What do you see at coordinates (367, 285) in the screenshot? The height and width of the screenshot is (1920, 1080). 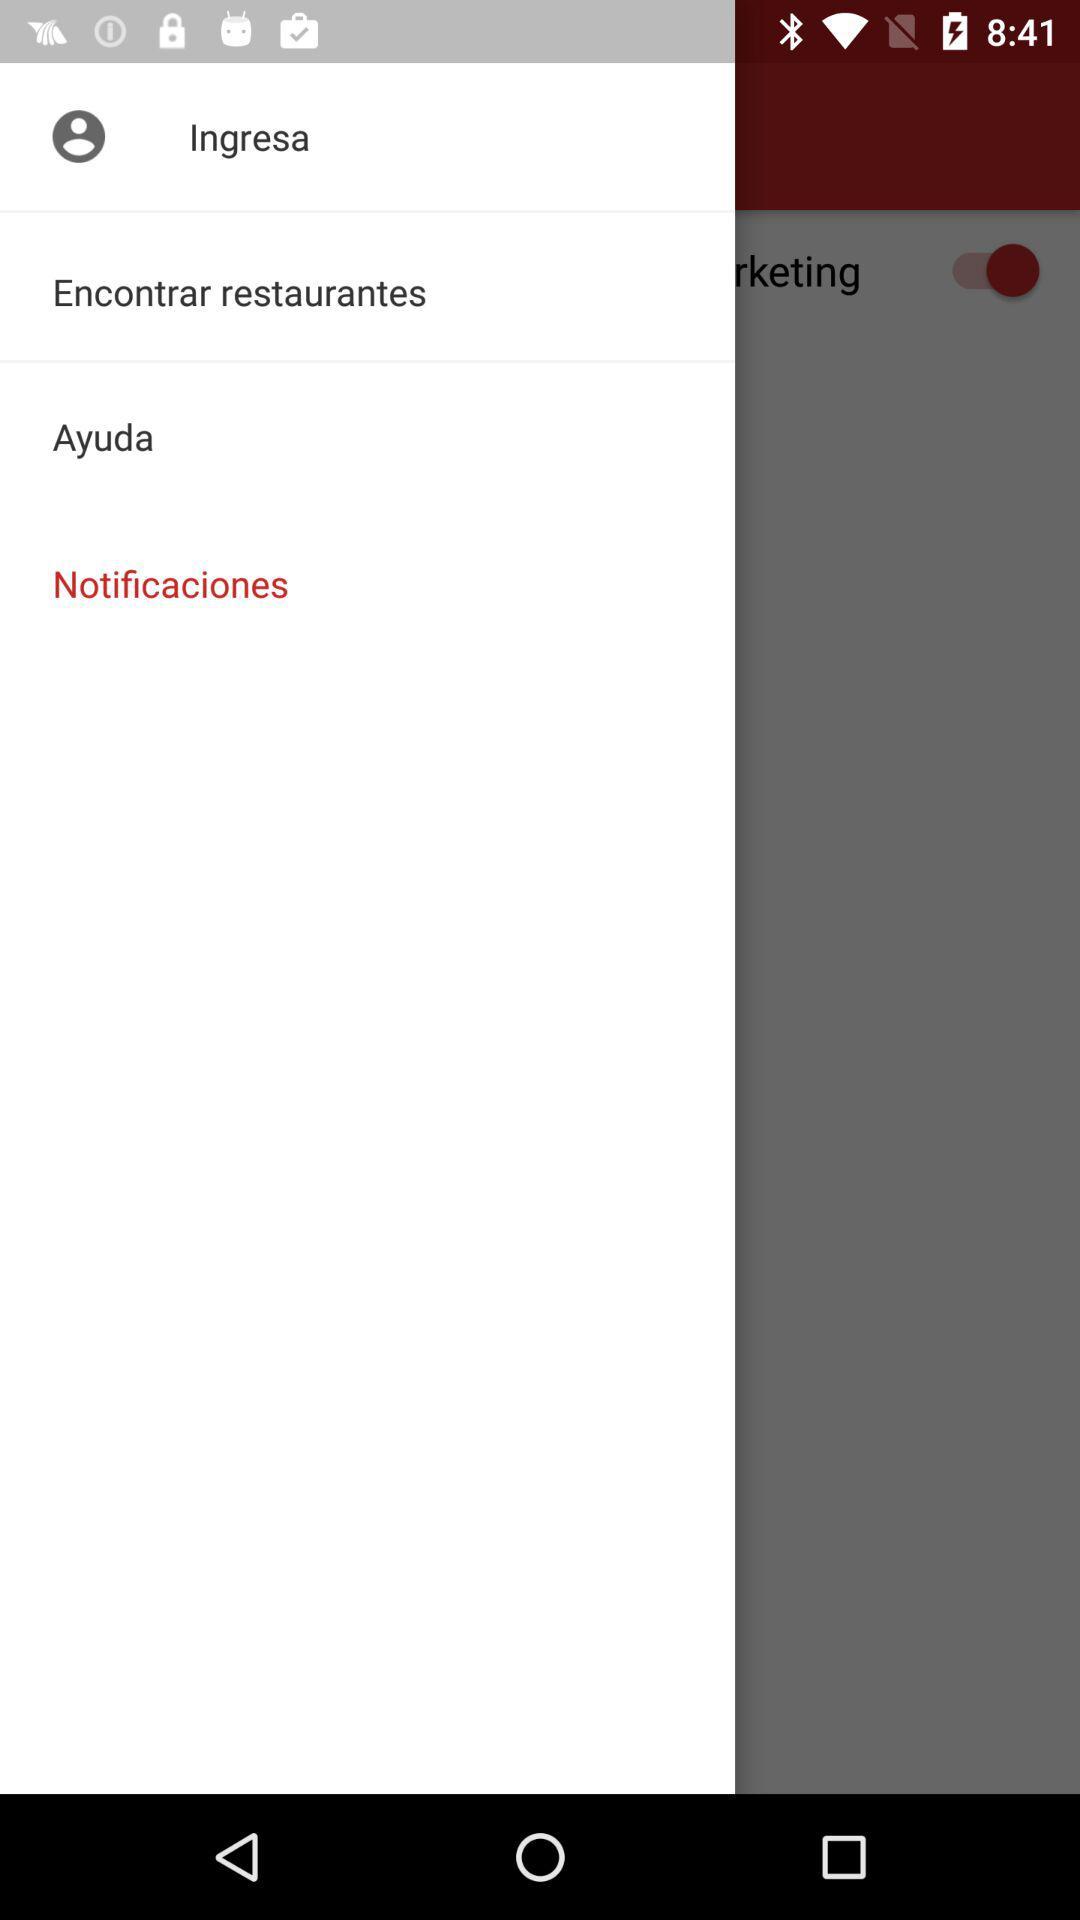 I see `encontrar restaurantes icon` at bounding box center [367, 285].